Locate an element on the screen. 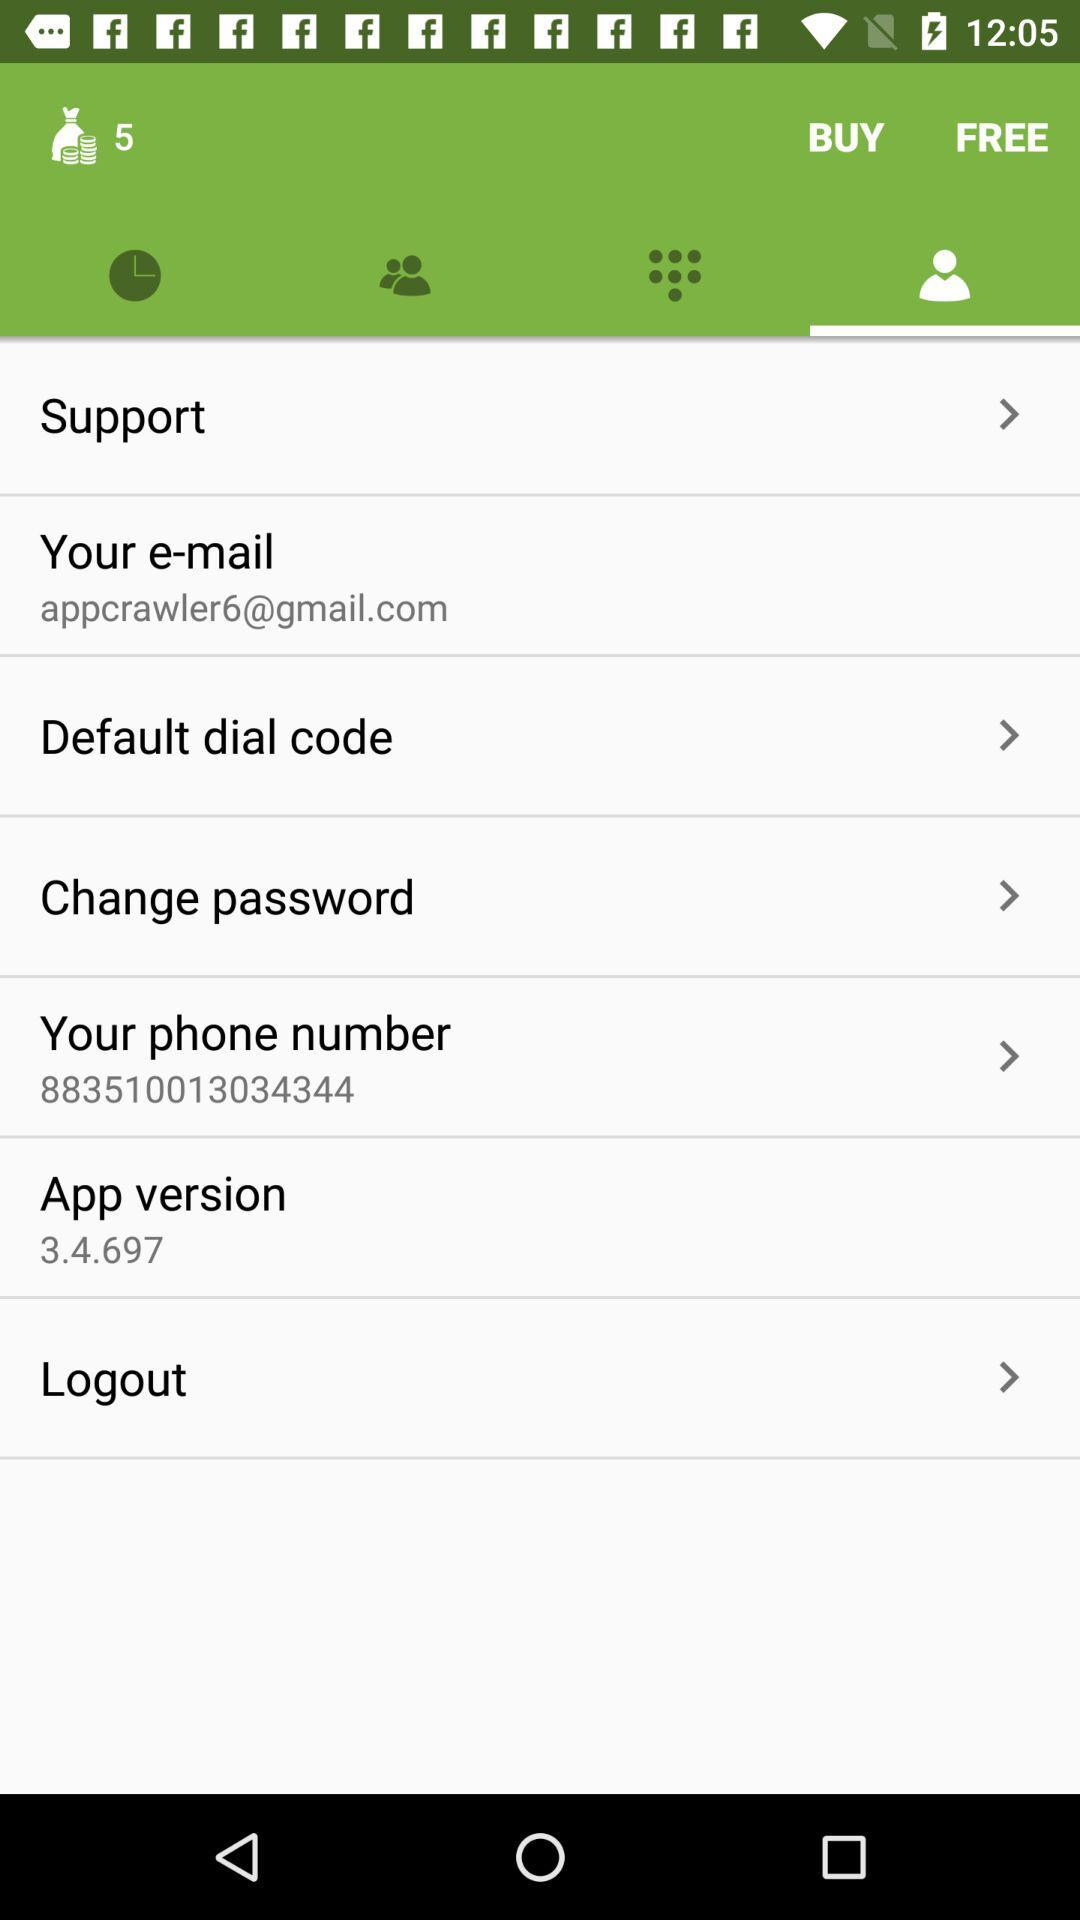 The height and width of the screenshot is (1920, 1080). app version is located at coordinates (162, 1192).